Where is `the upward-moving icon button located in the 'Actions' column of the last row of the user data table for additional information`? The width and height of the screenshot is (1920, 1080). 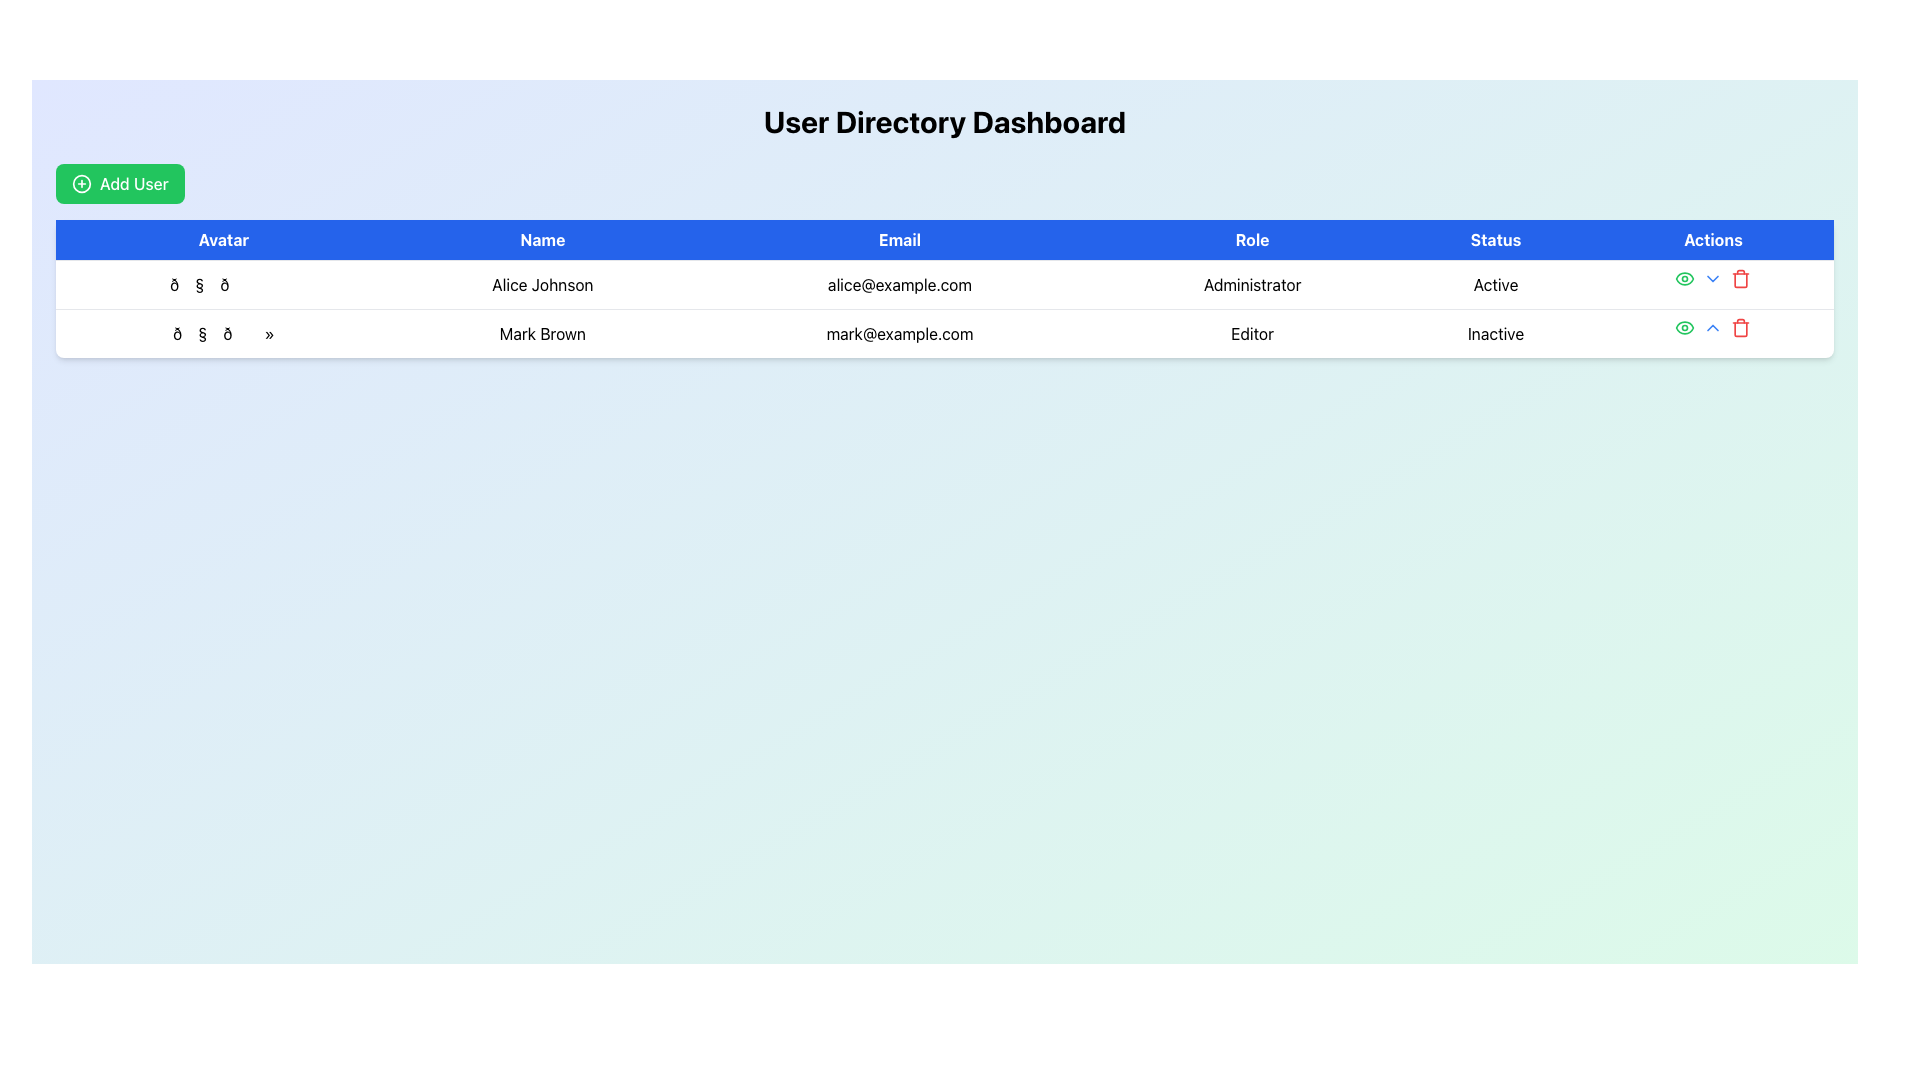 the upward-moving icon button located in the 'Actions' column of the last row of the user data table for additional information is located at coordinates (1712, 326).